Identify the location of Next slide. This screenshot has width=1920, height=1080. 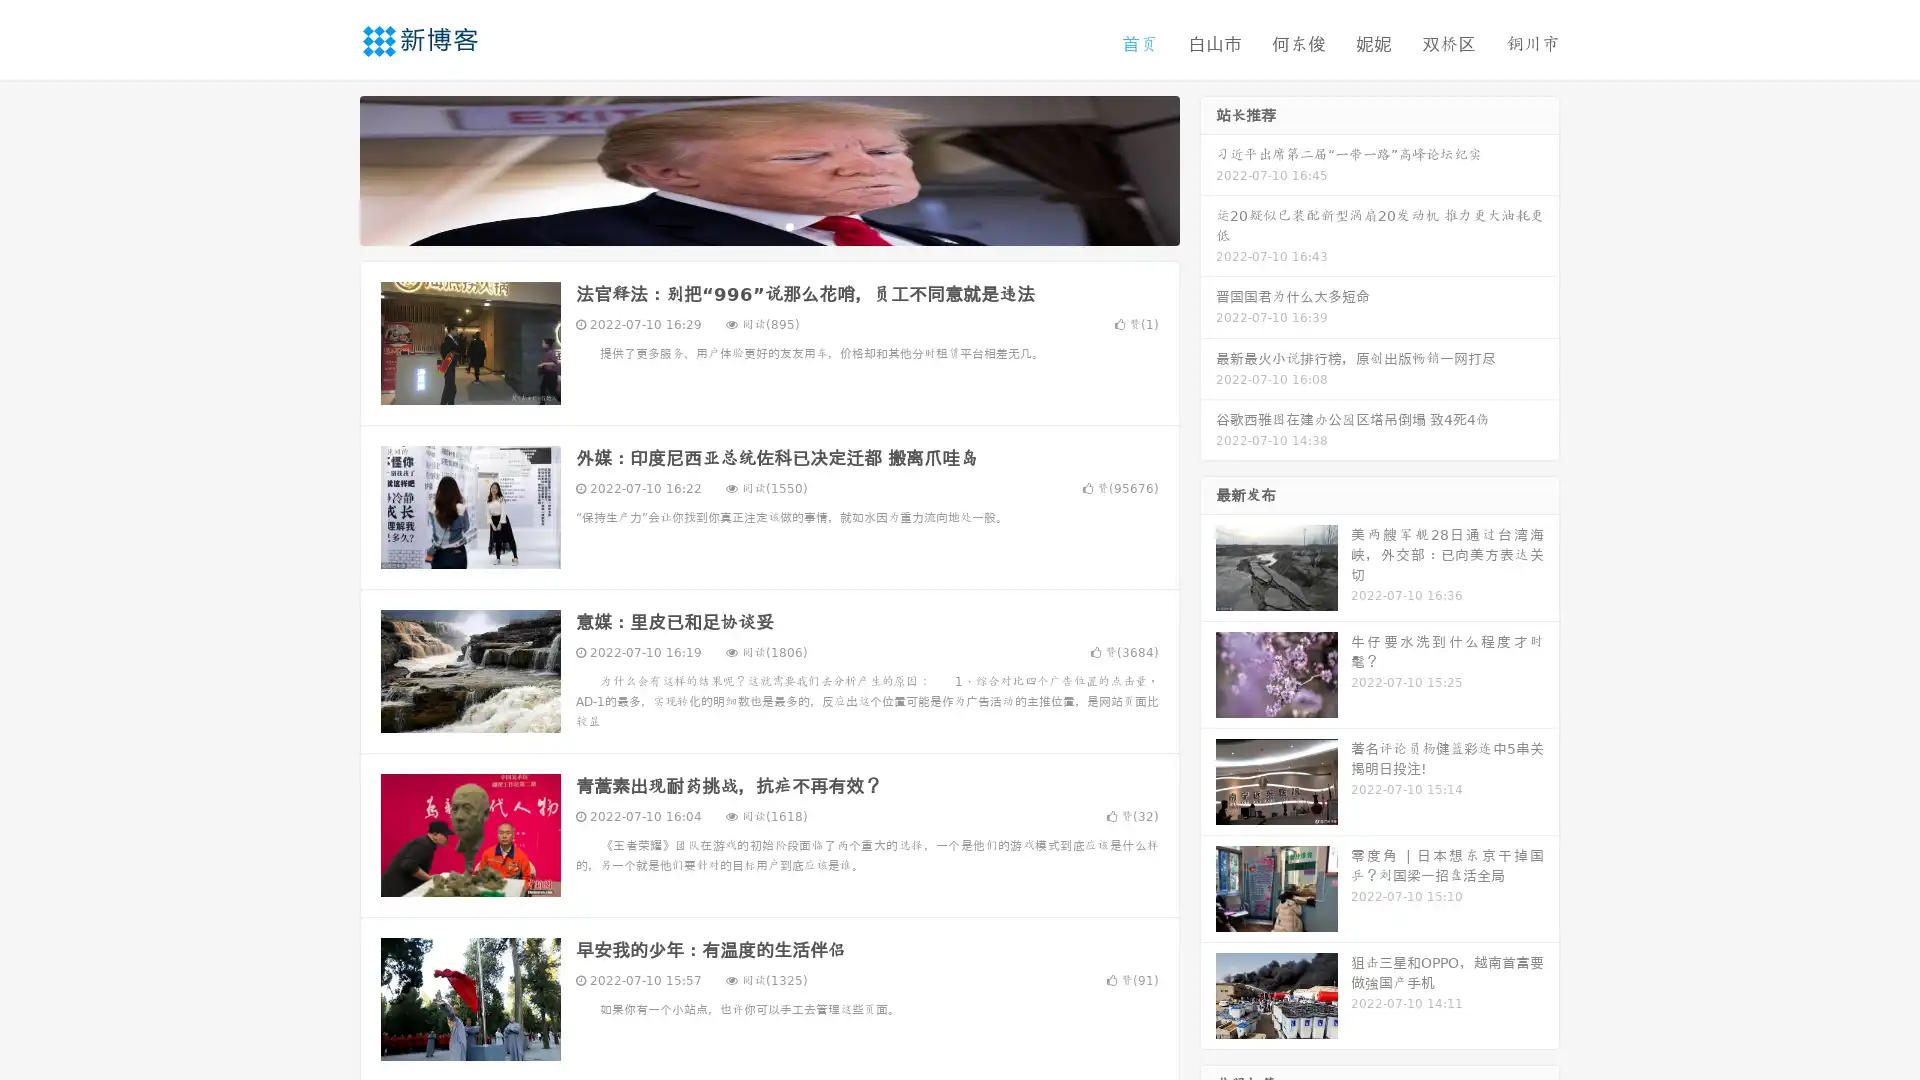
(1208, 168).